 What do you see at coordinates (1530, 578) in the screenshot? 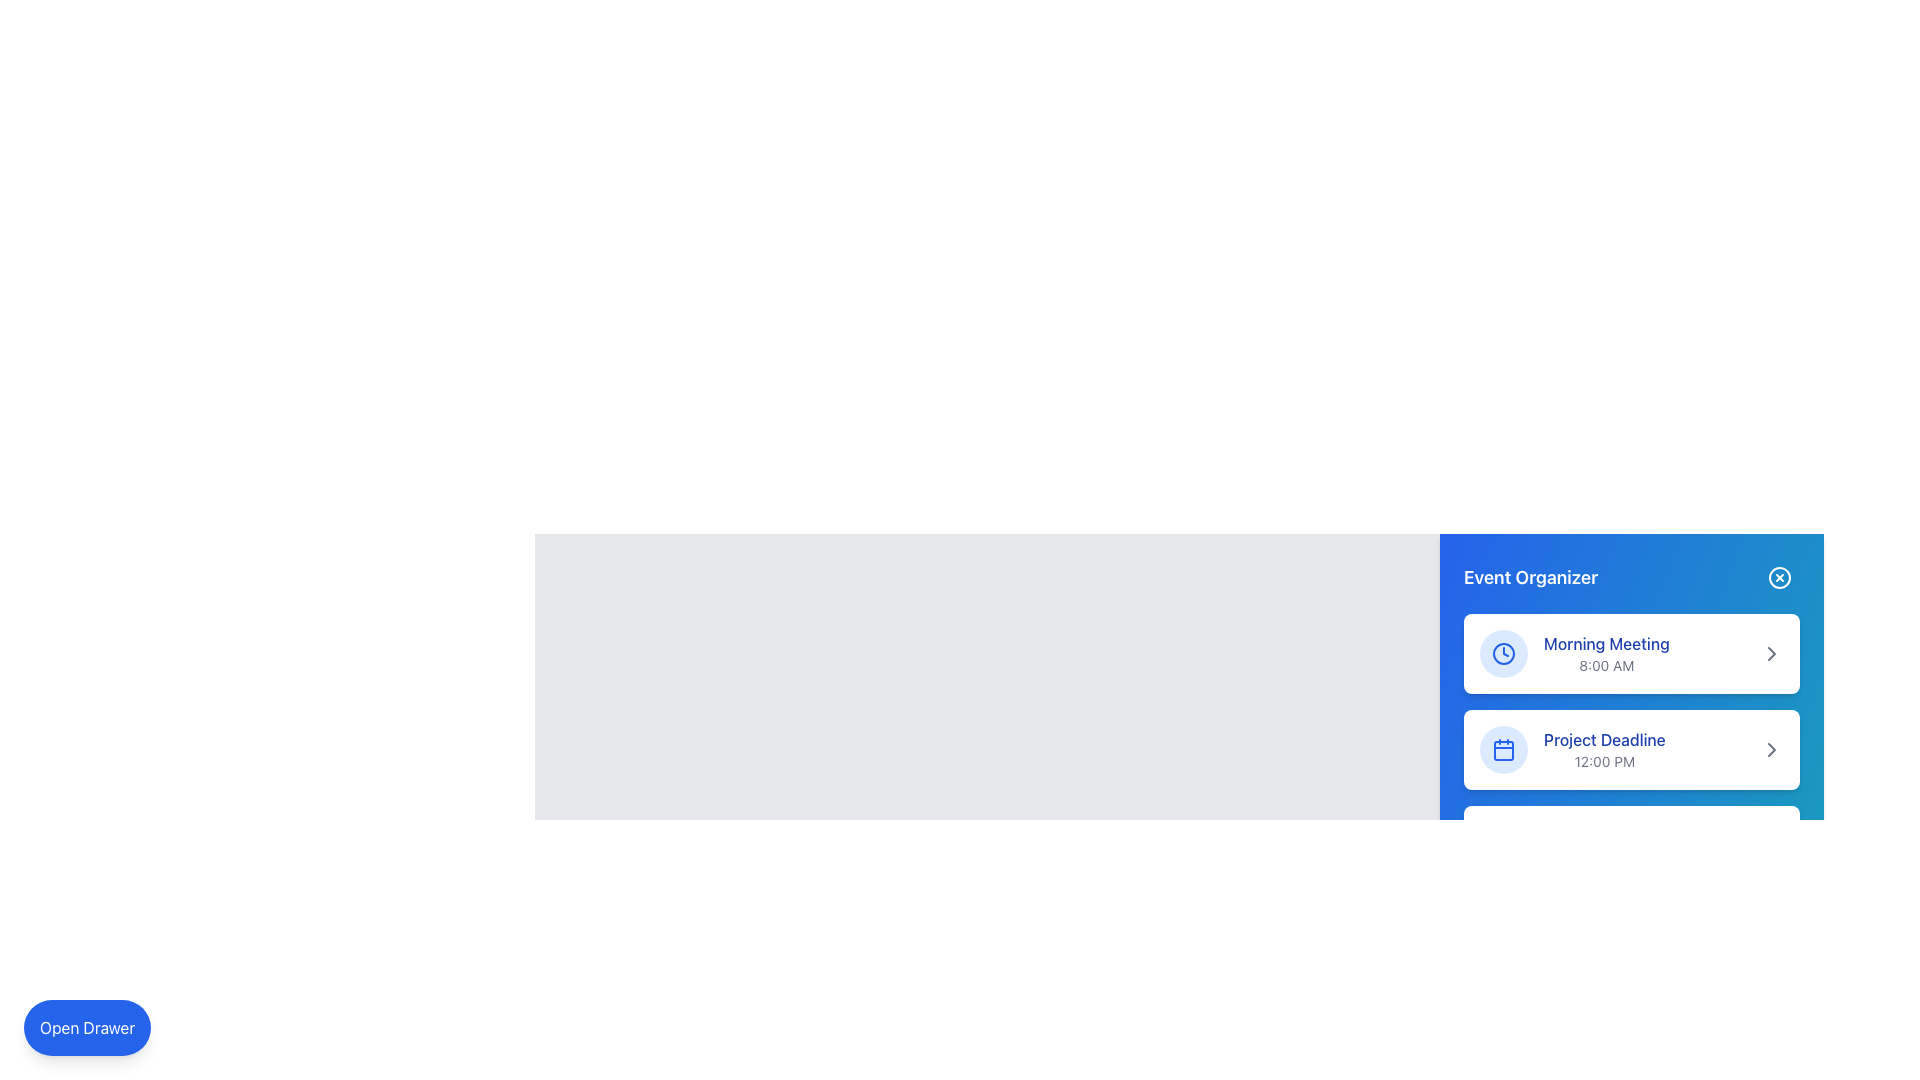
I see `the bold text label displaying 'Event Organizer' located in the top section of the blue sidebar interface` at bounding box center [1530, 578].